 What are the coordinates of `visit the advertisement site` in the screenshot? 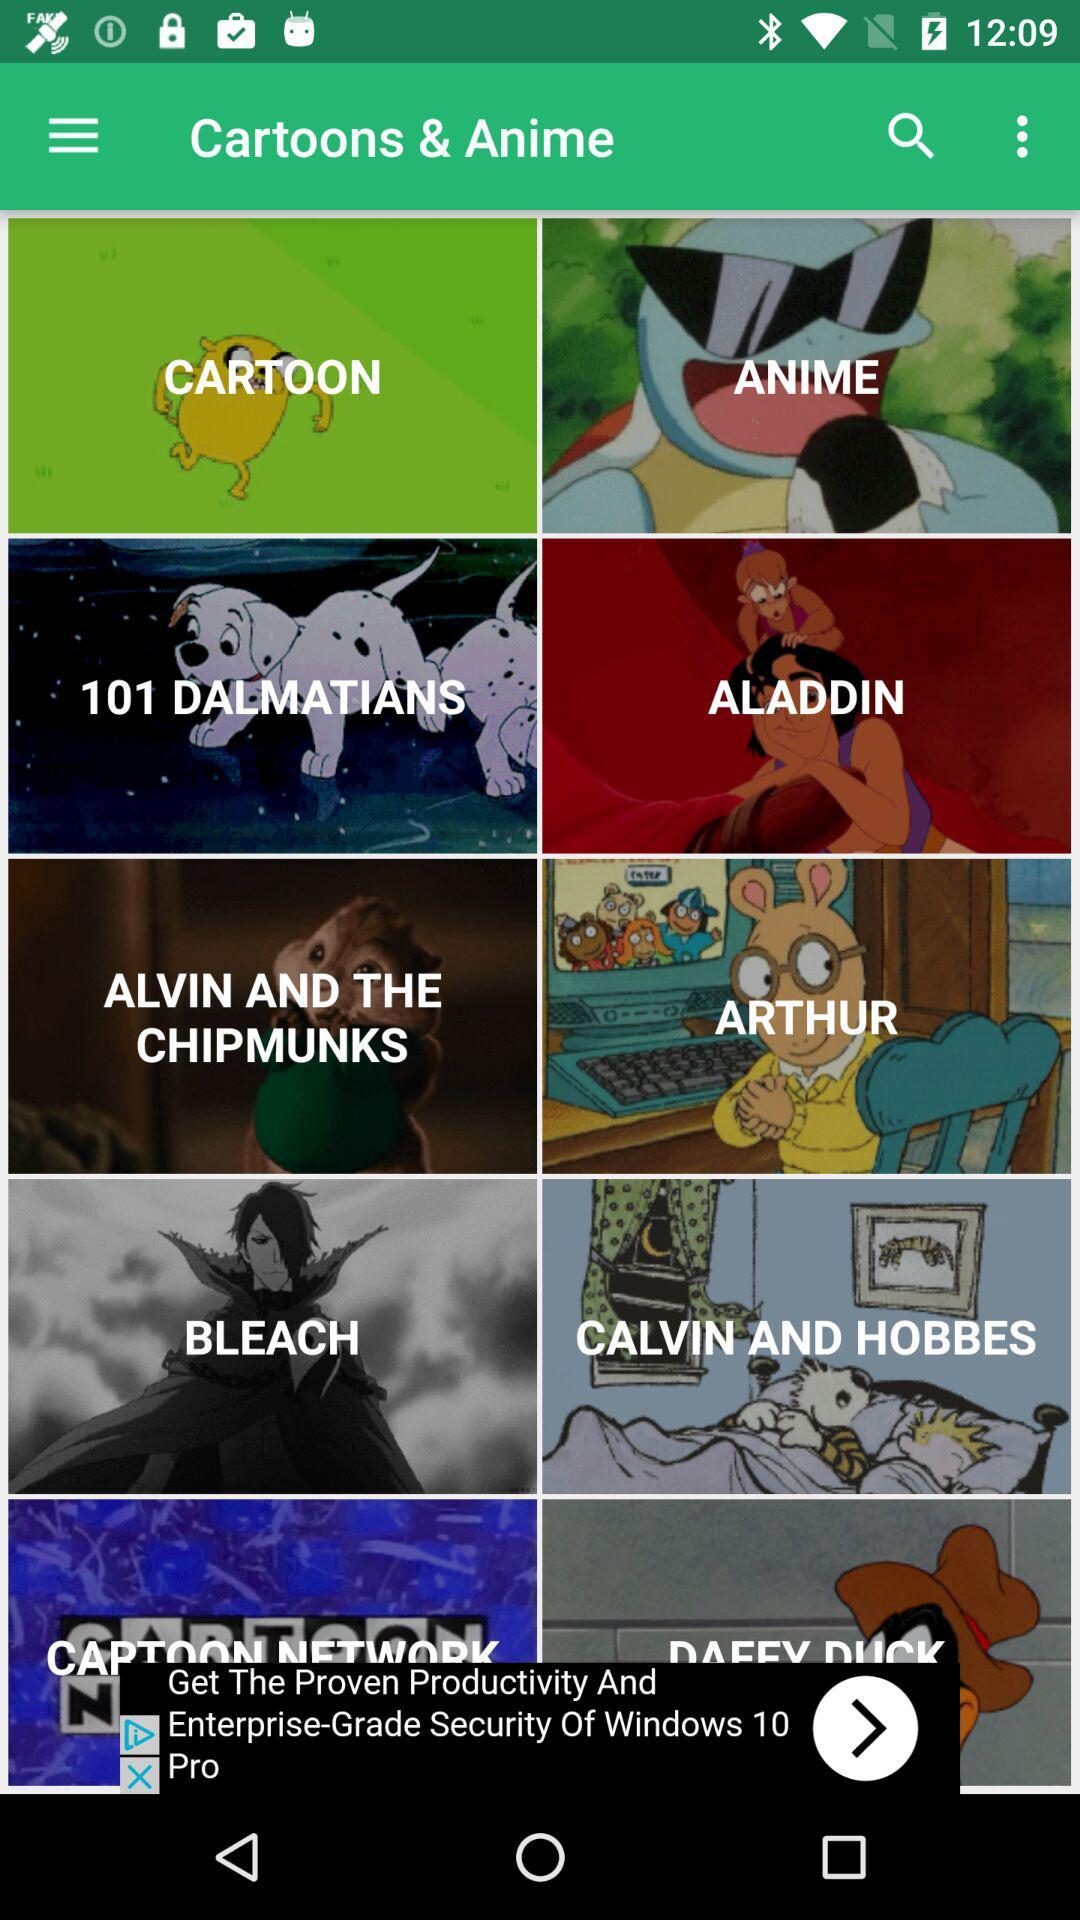 It's located at (540, 1727).